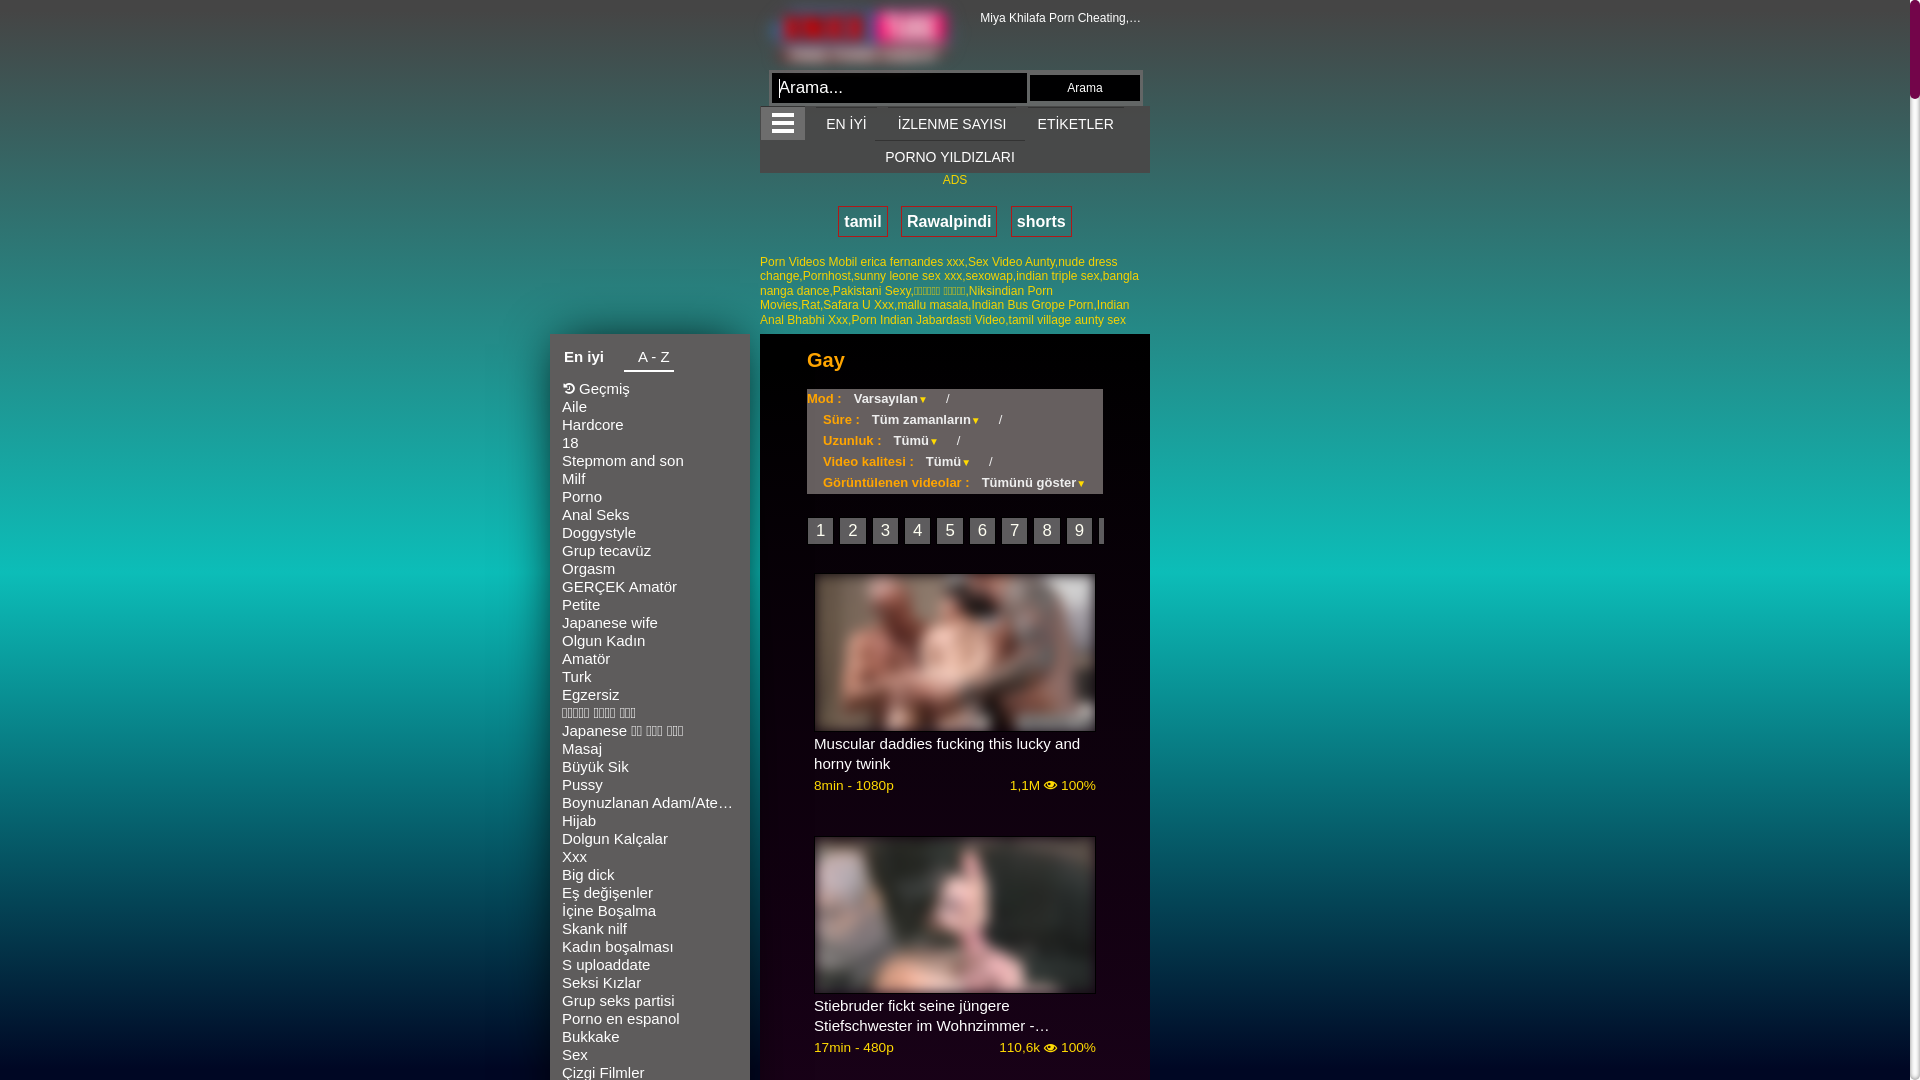  Describe the element at coordinates (648, 358) in the screenshot. I see `'A - Z'` at that location.